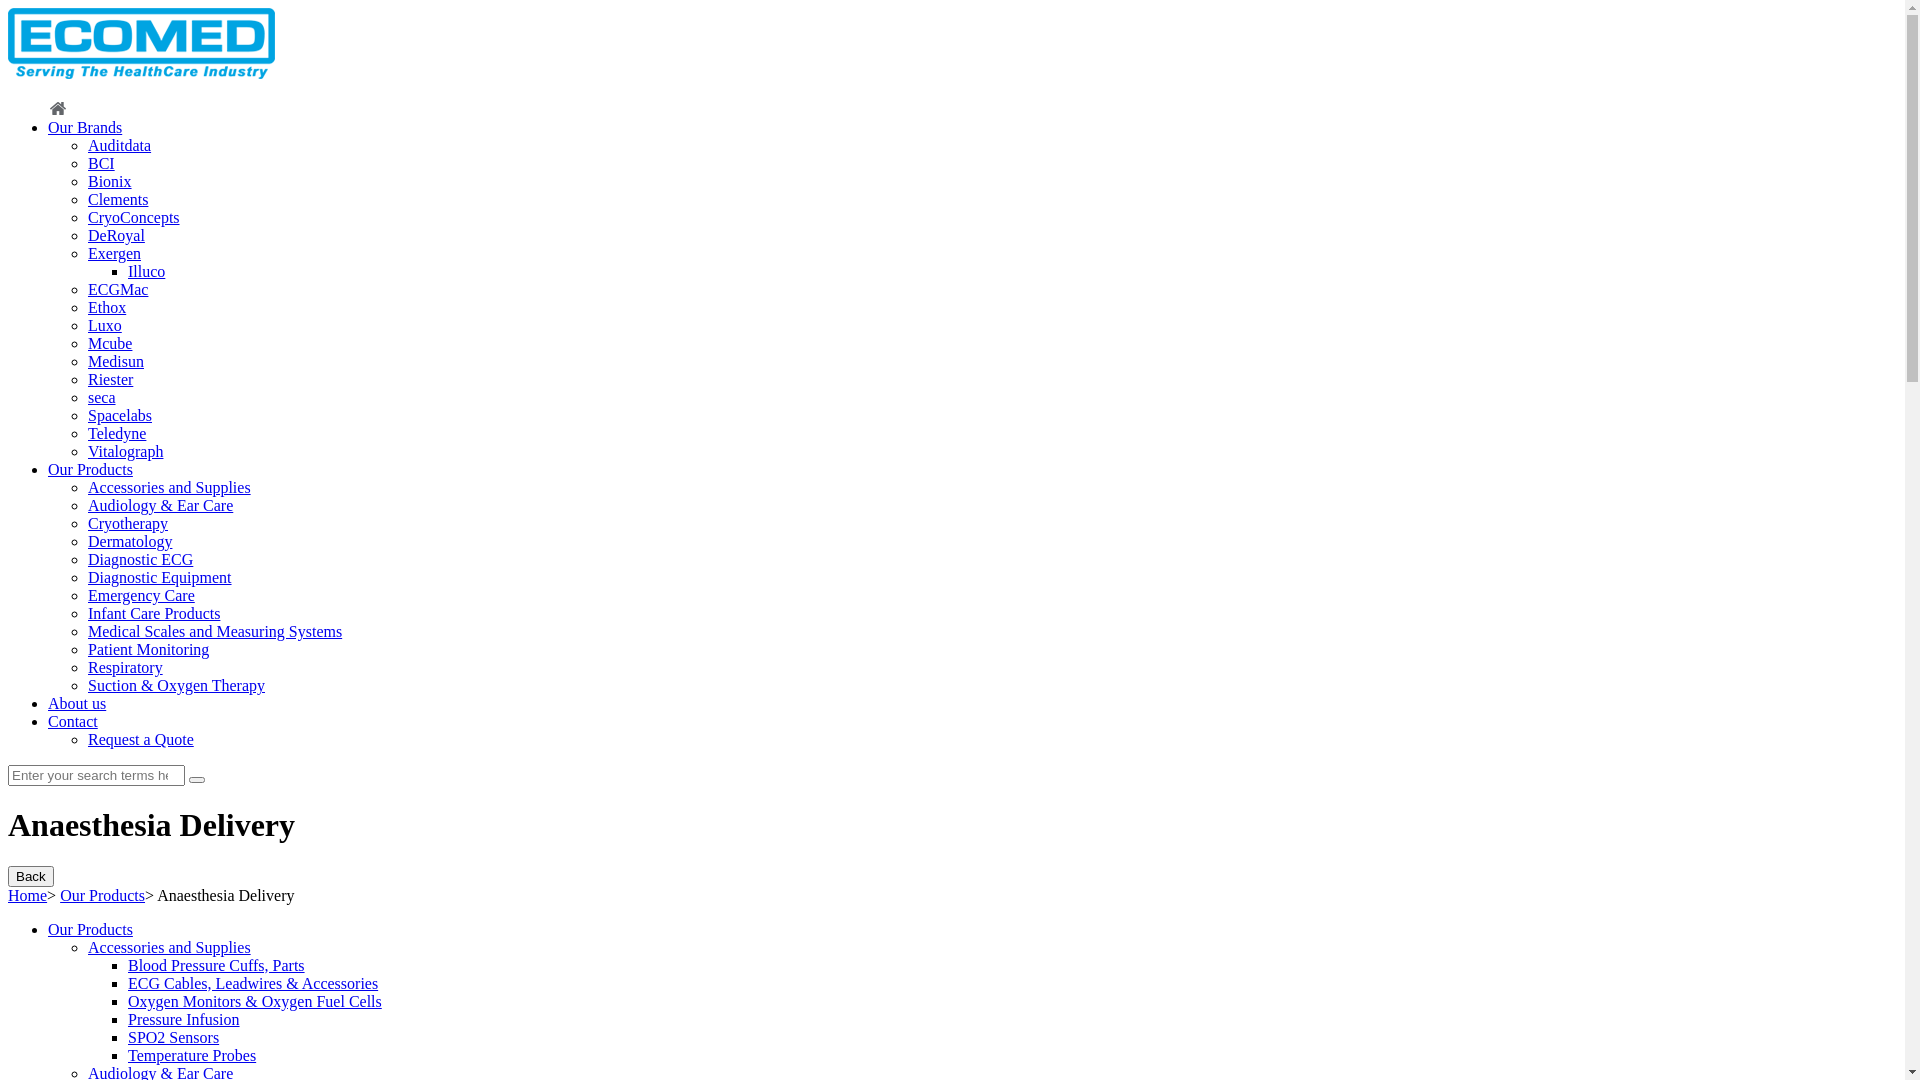 The image size is (1920, 1080). What do you see at coordinates (133, 217) in the screenshot?
I see `'CryoConcepts'` at bounding box center [133, 217].